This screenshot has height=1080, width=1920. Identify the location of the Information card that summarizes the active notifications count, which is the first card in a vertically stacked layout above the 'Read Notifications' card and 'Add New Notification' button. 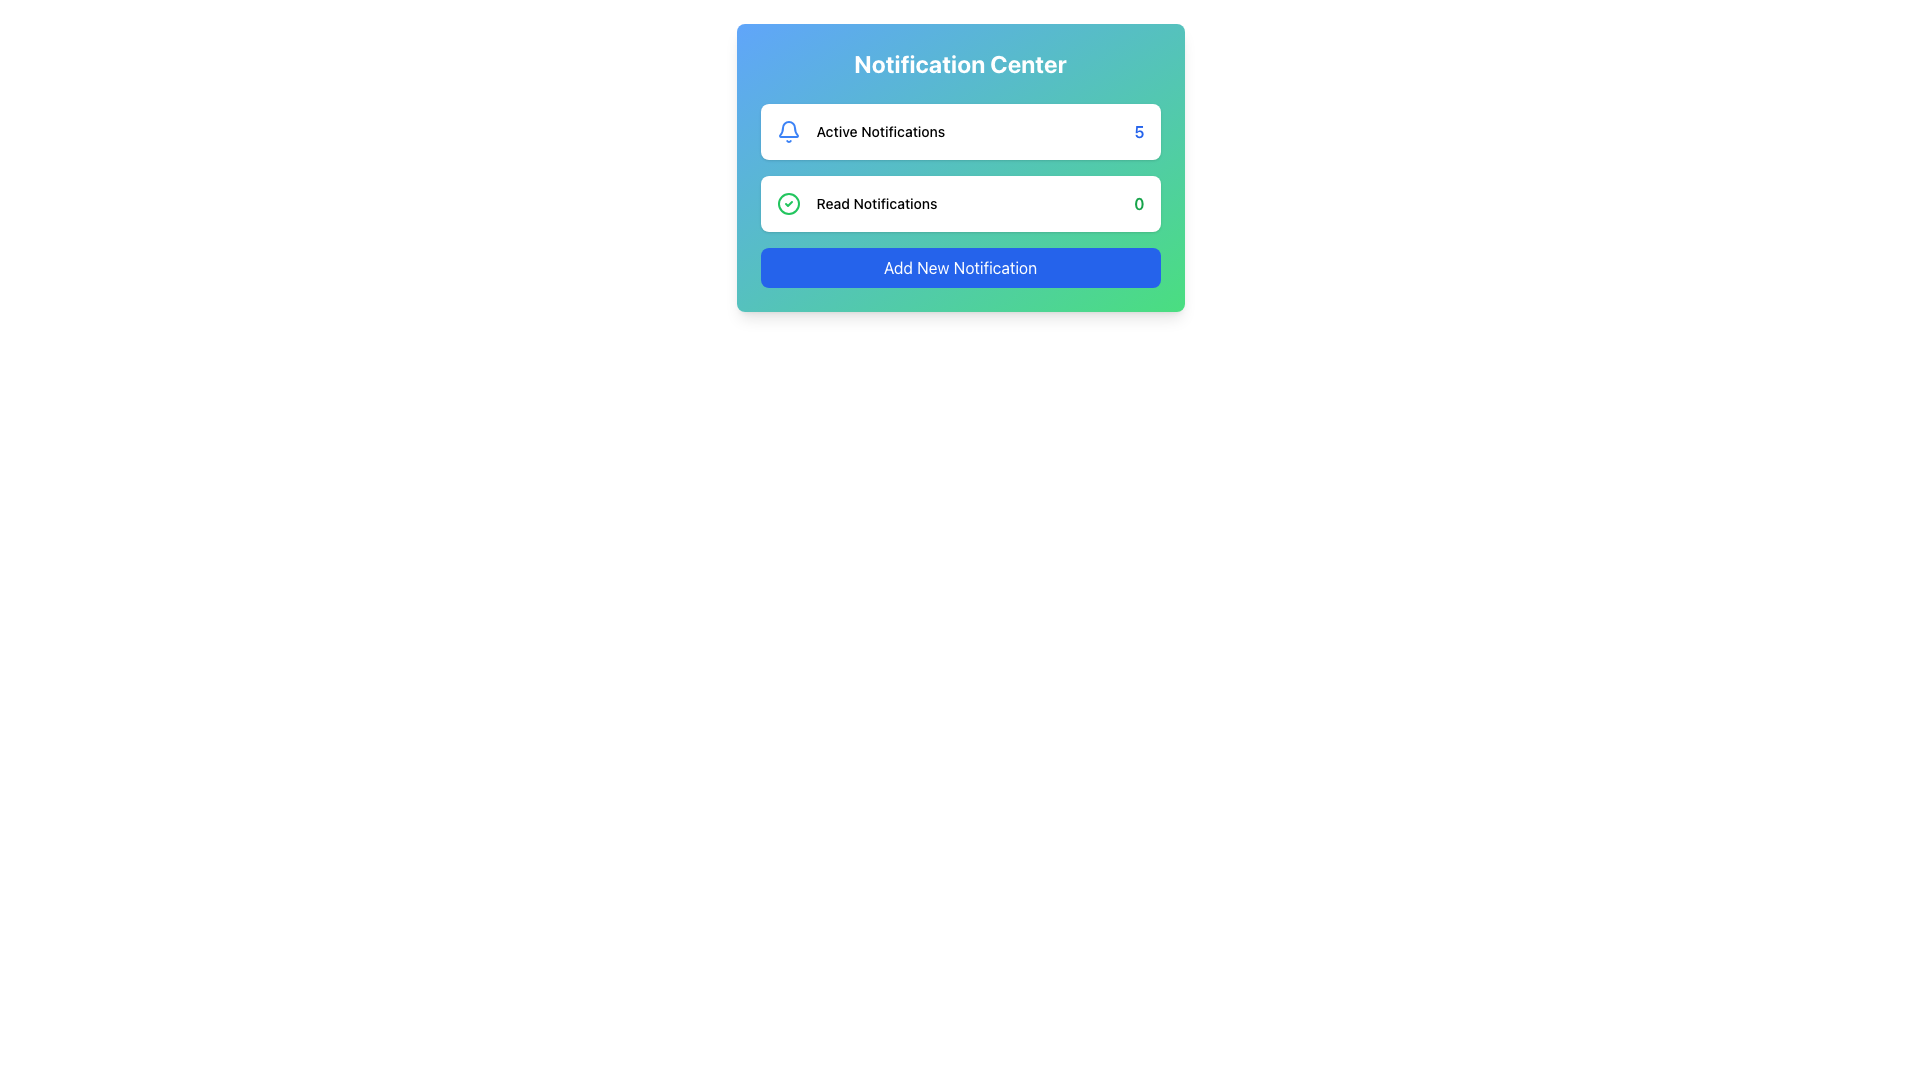
(960, 131).